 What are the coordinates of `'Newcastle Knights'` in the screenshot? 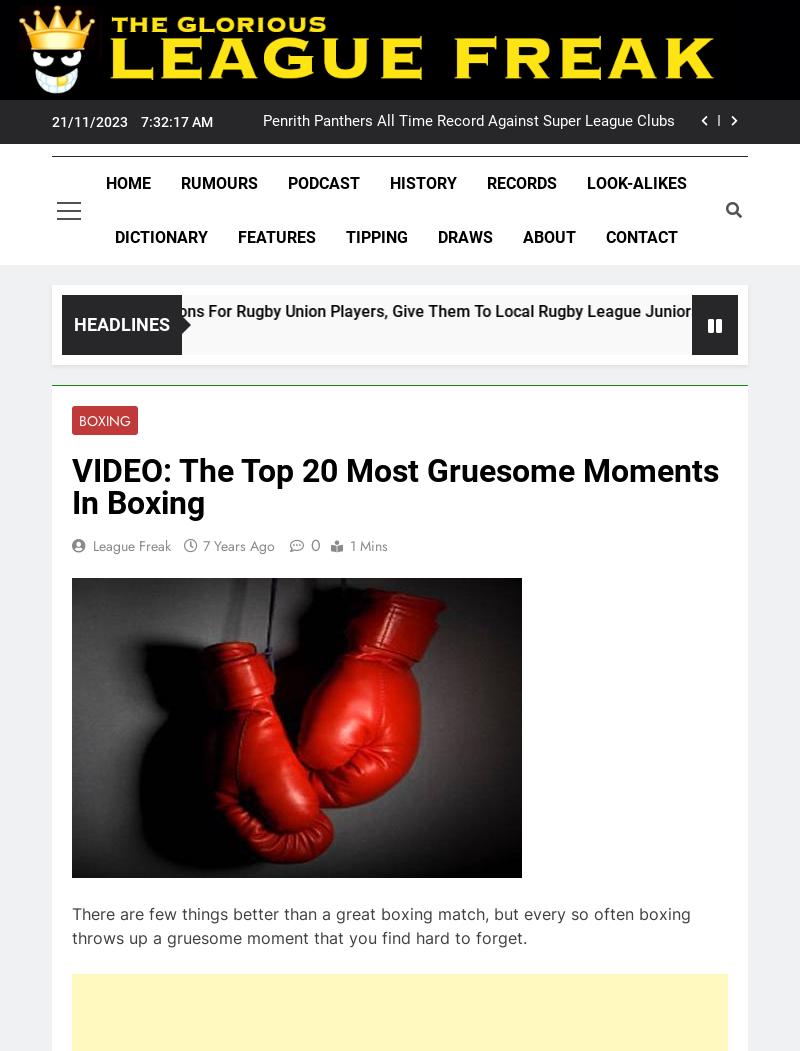 It's located at (160, 336).